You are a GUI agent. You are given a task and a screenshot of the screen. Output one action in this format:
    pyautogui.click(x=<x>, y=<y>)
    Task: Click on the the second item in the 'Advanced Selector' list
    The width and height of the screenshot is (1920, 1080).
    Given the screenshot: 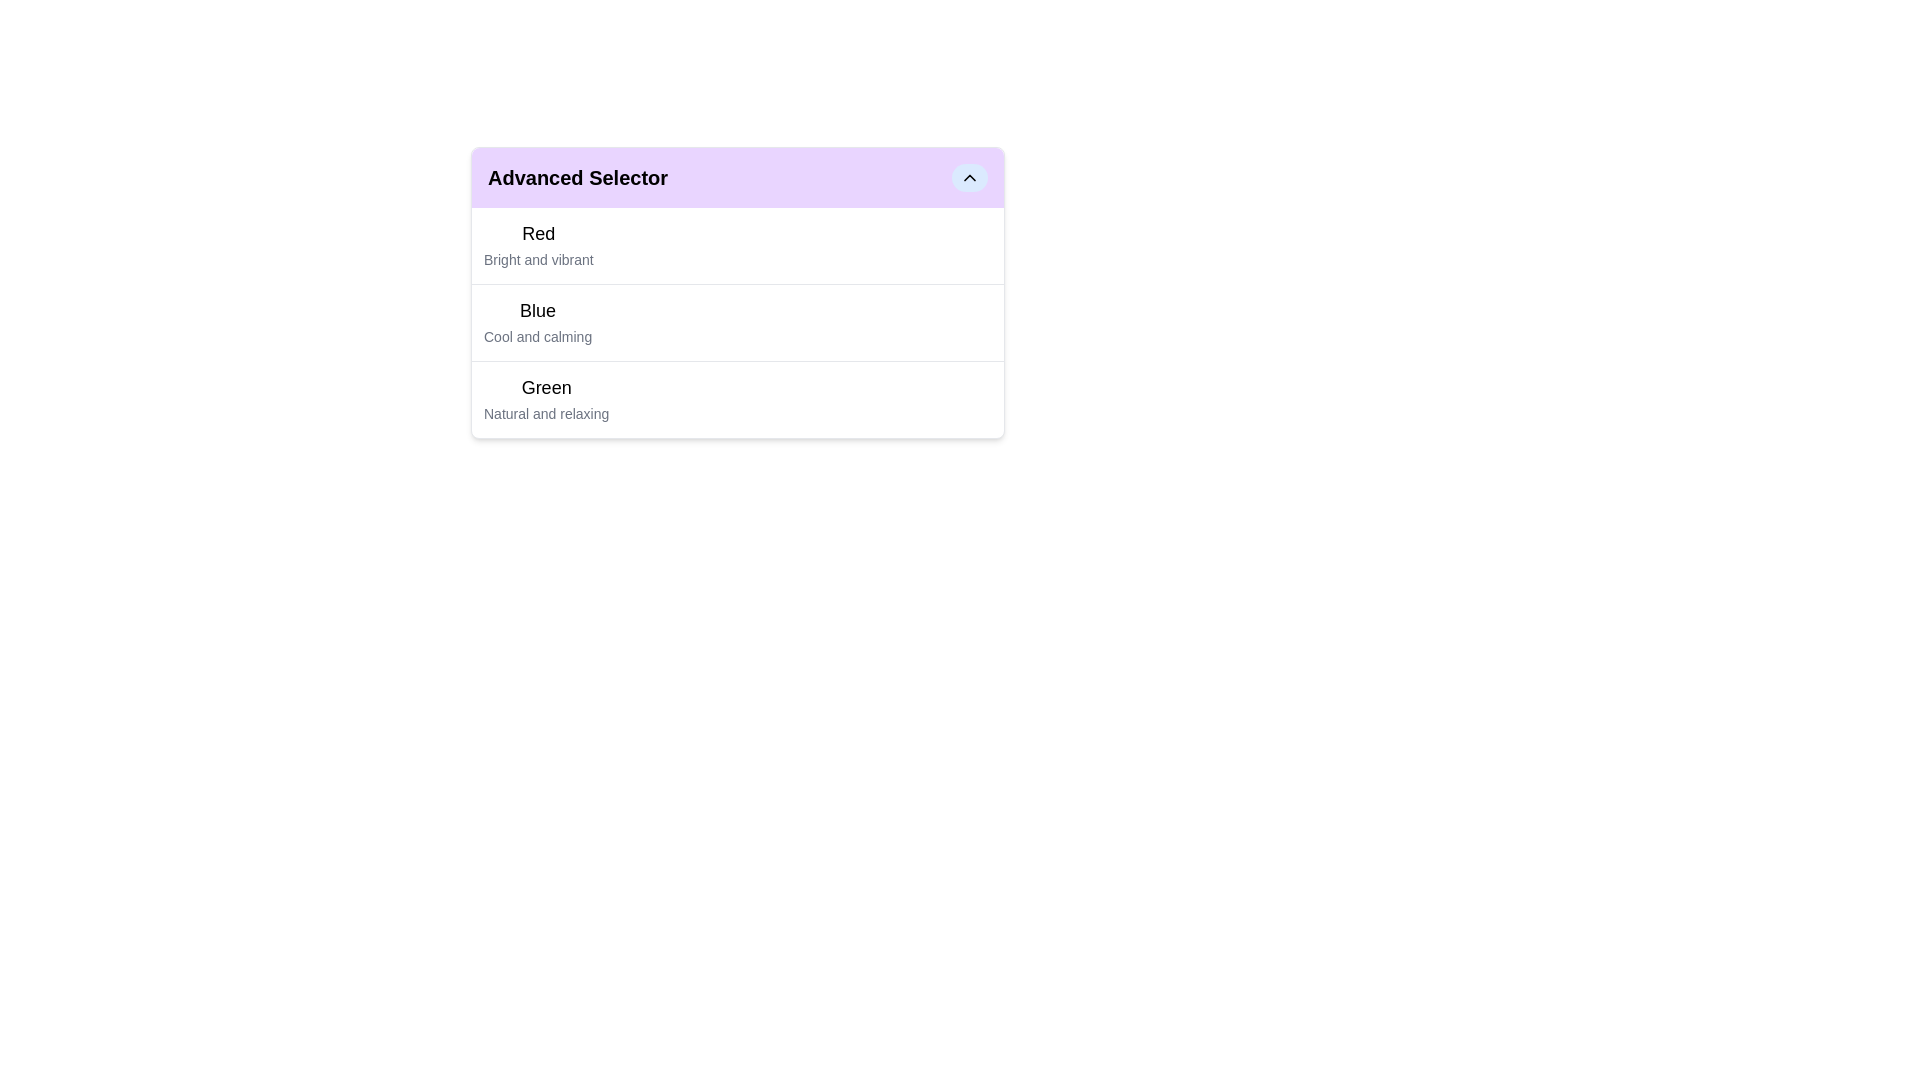 What is the action you would take?
    pyautogui.click(x=737, y=322)
    